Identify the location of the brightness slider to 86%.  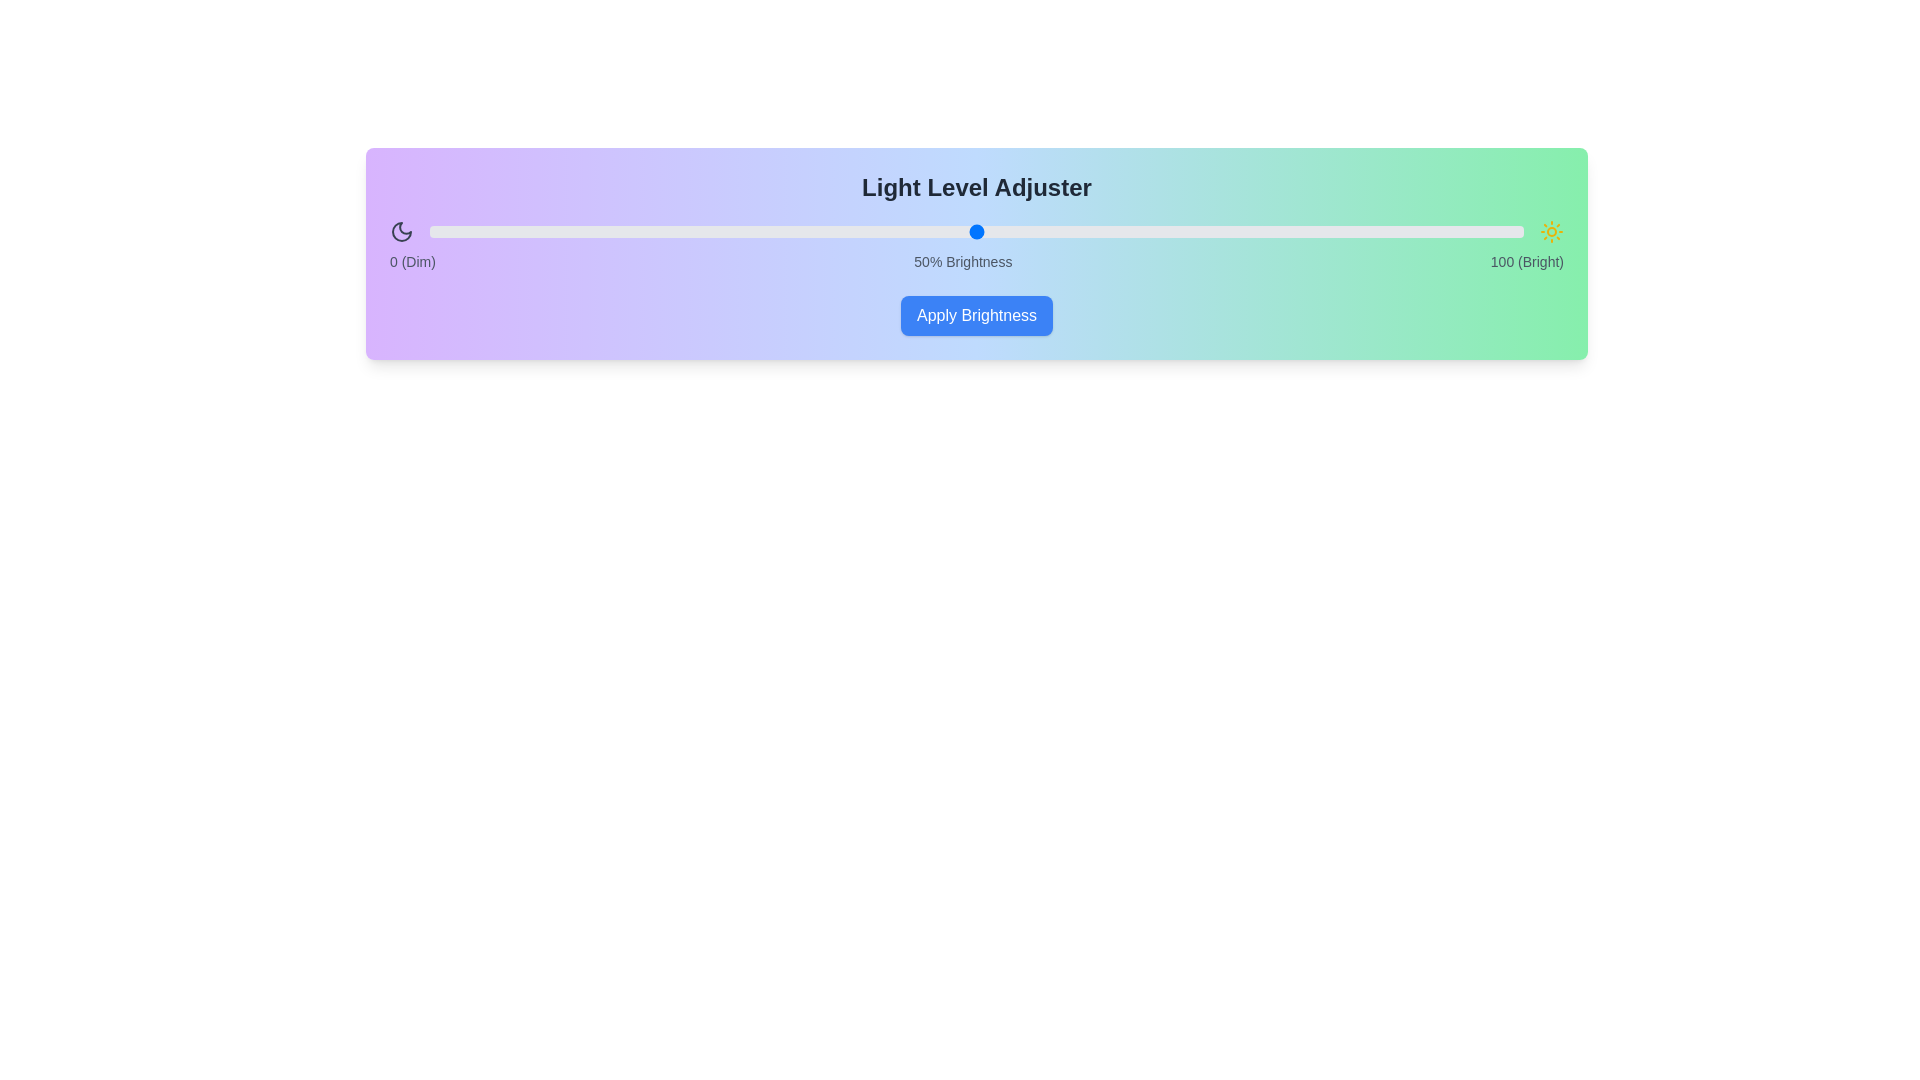
(1369, 230).